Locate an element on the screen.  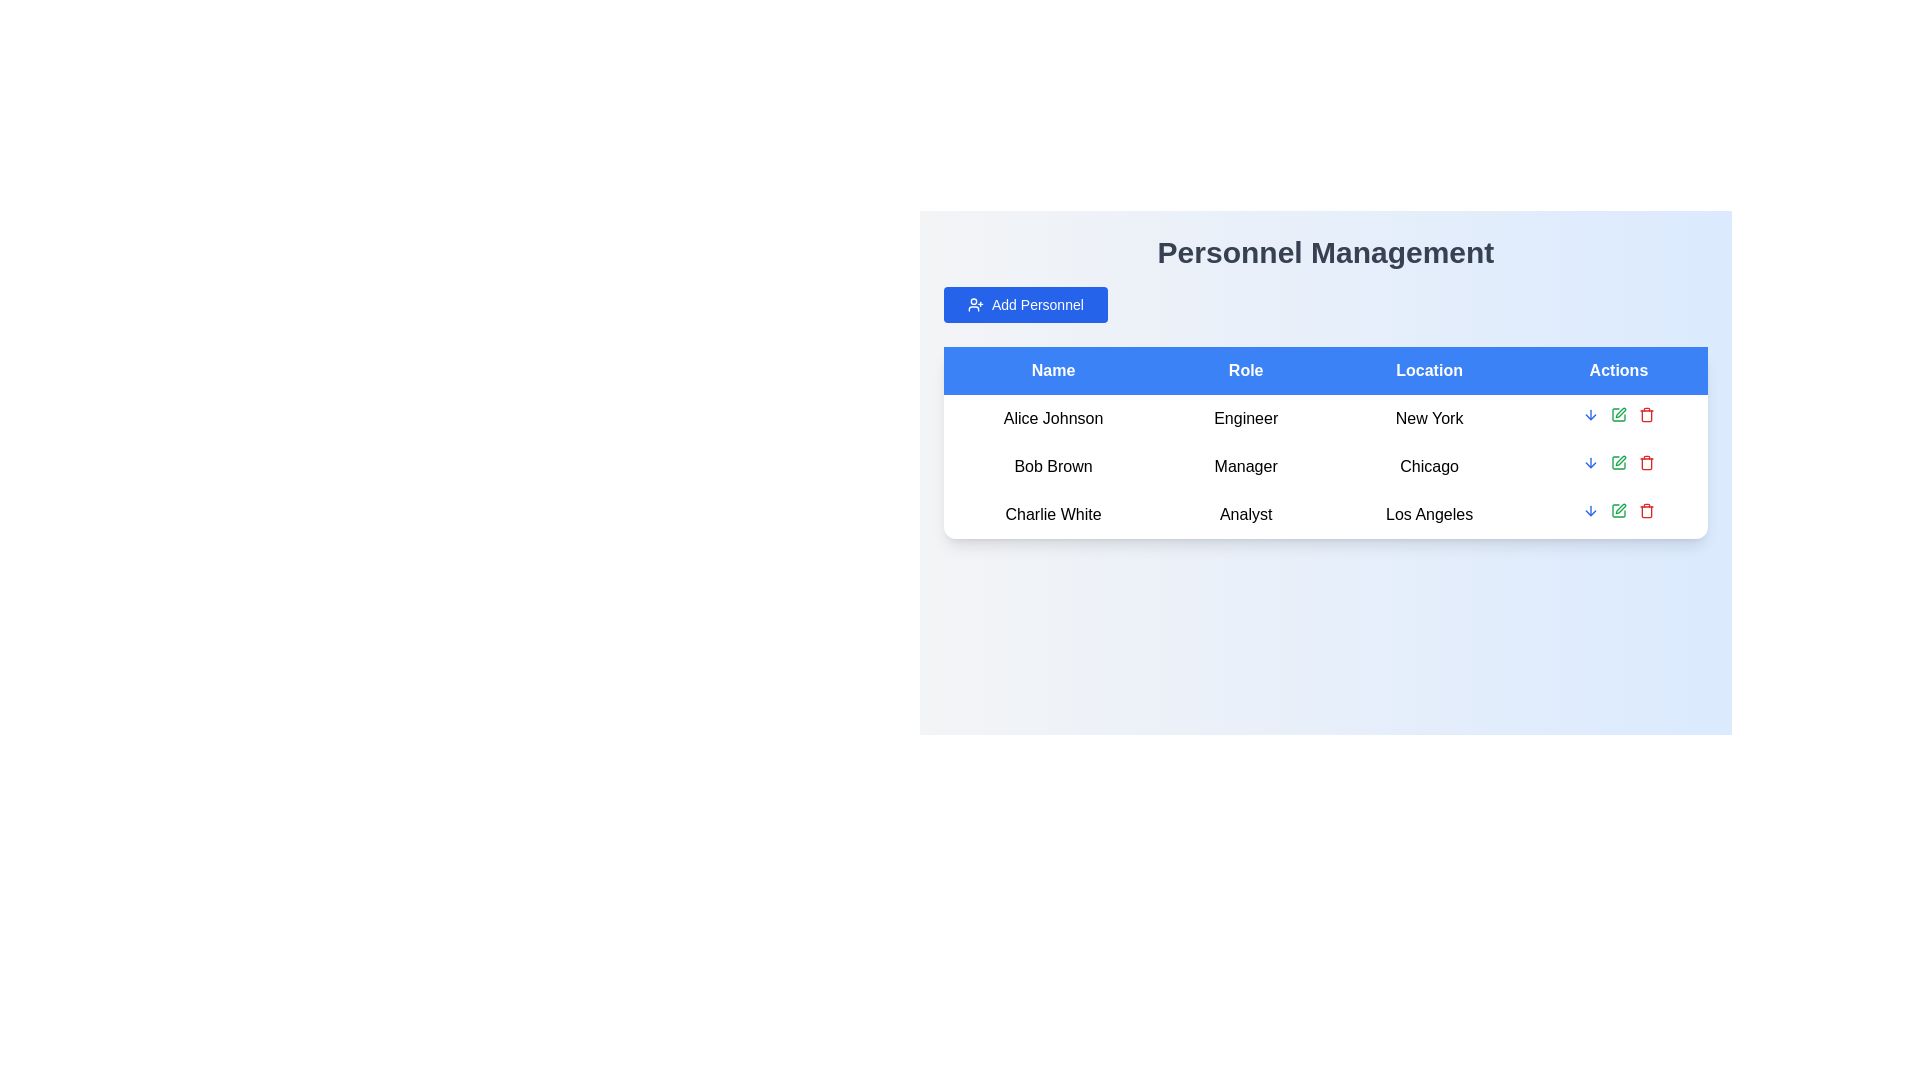
the edit button for 'Bob Brown' located in the fourth column of the second row of the table, positioned between a blue downward arrow icon and a red trash icon is located at coordinates (1618, 462).